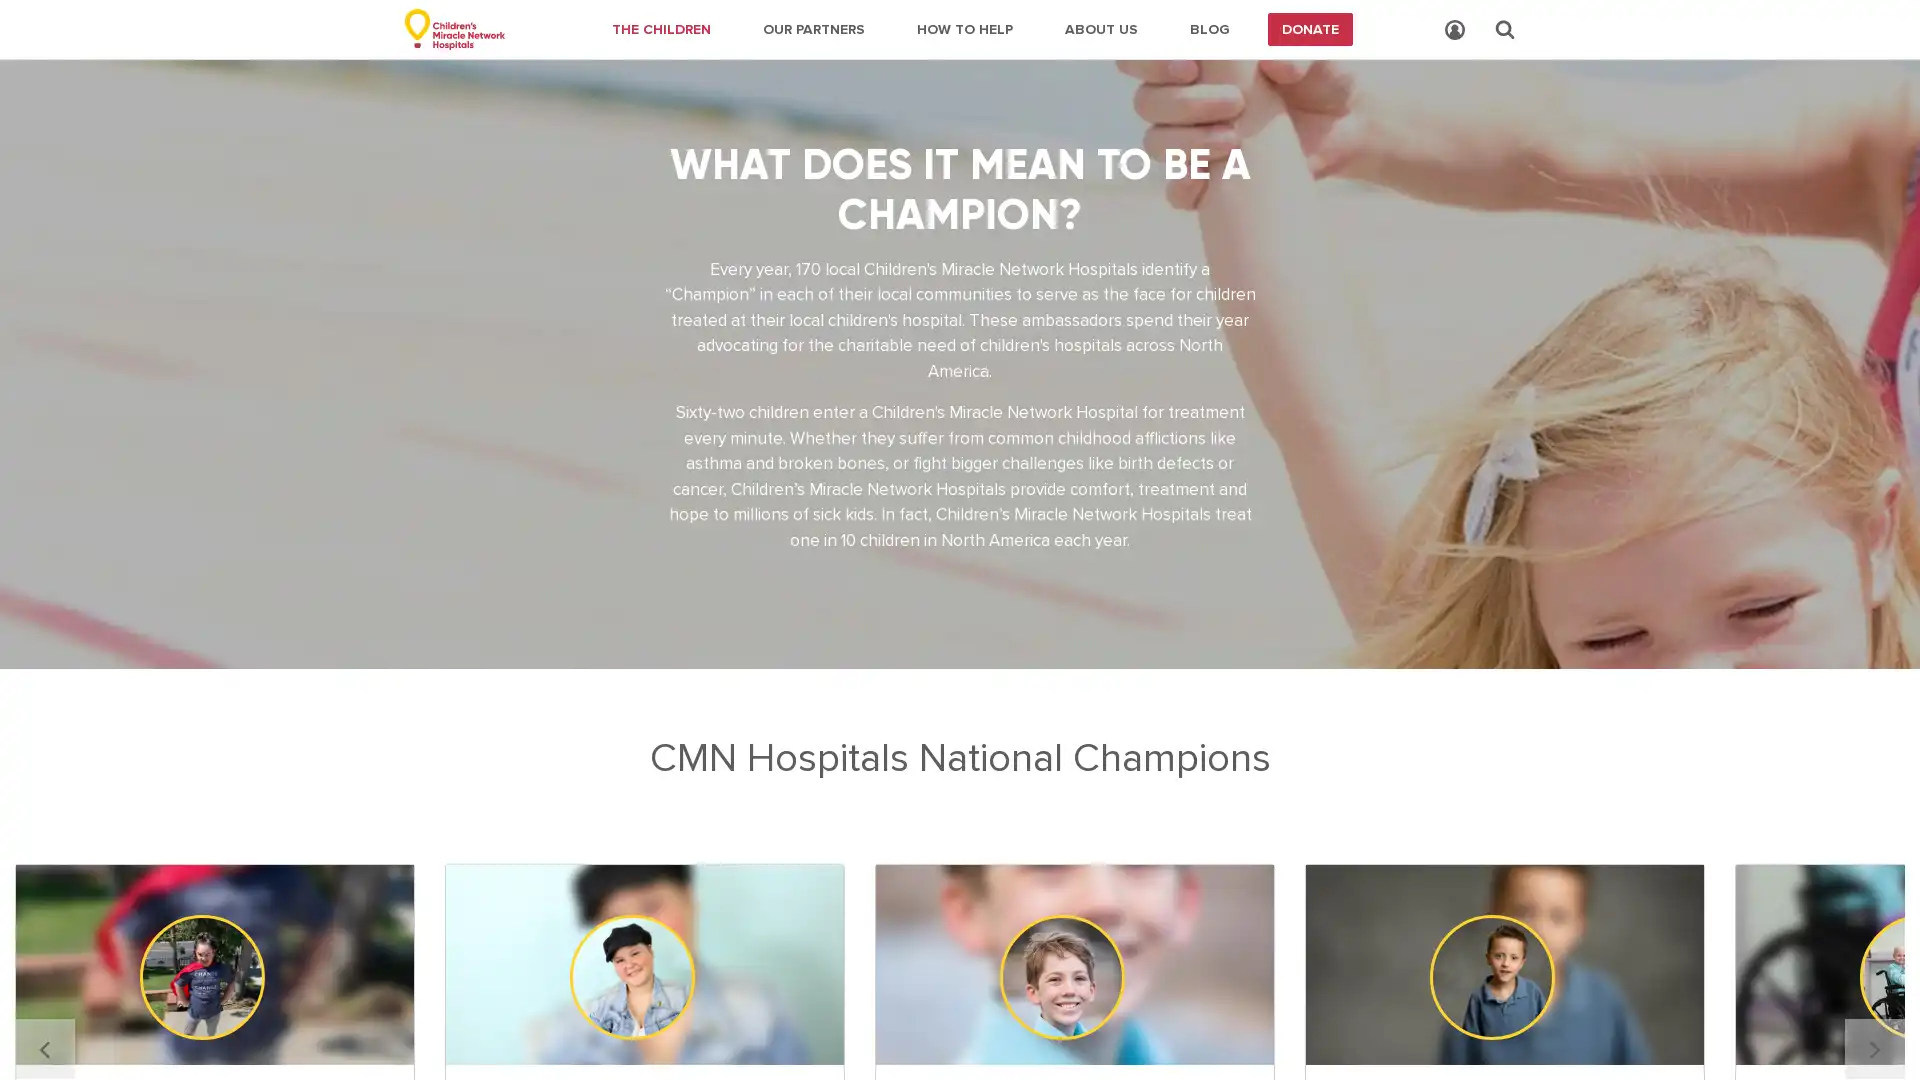 Image resolution: width=1920 pixels, height=1080 pixels. Describe the element at coordinates (1505, 29) in the screenshot. I see `Search` at that location.